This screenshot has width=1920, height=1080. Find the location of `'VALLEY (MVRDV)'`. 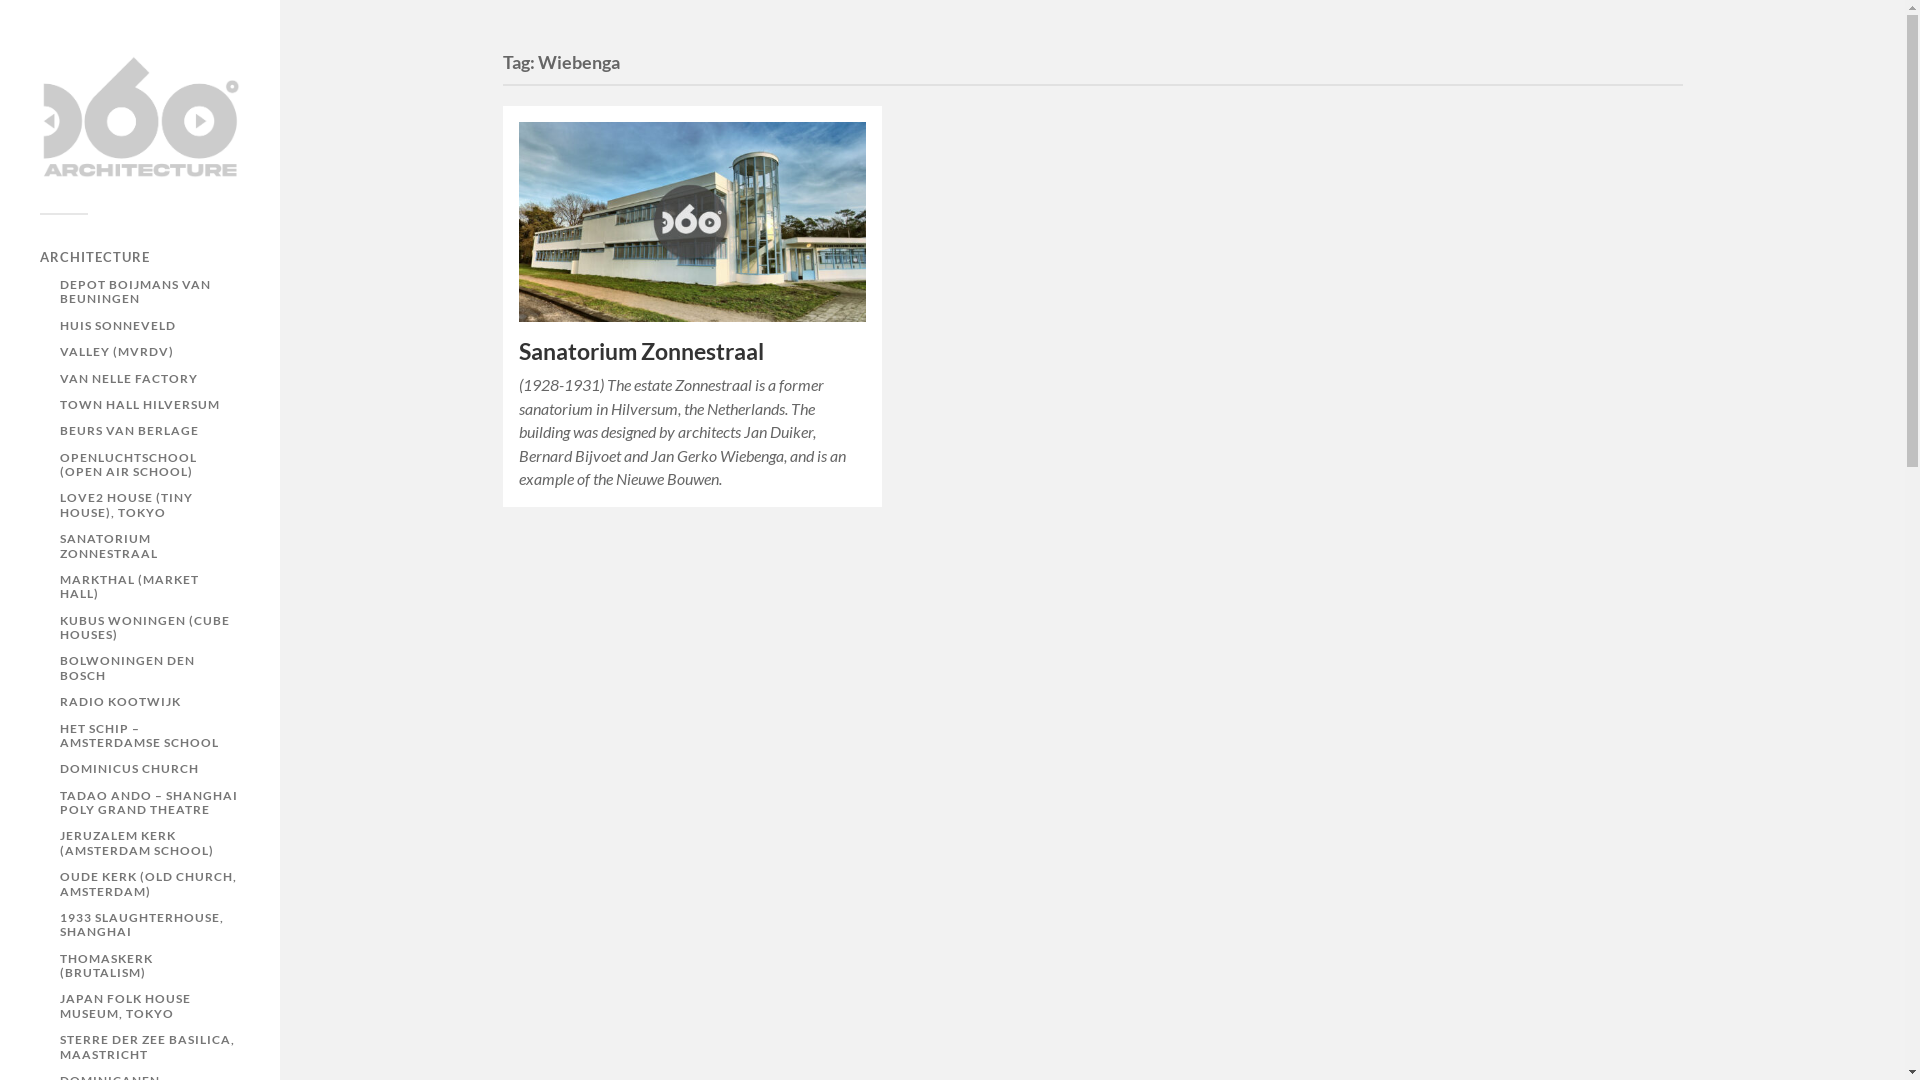

'VALLEY (MVRDV)' is located at coordinates (115, 350).